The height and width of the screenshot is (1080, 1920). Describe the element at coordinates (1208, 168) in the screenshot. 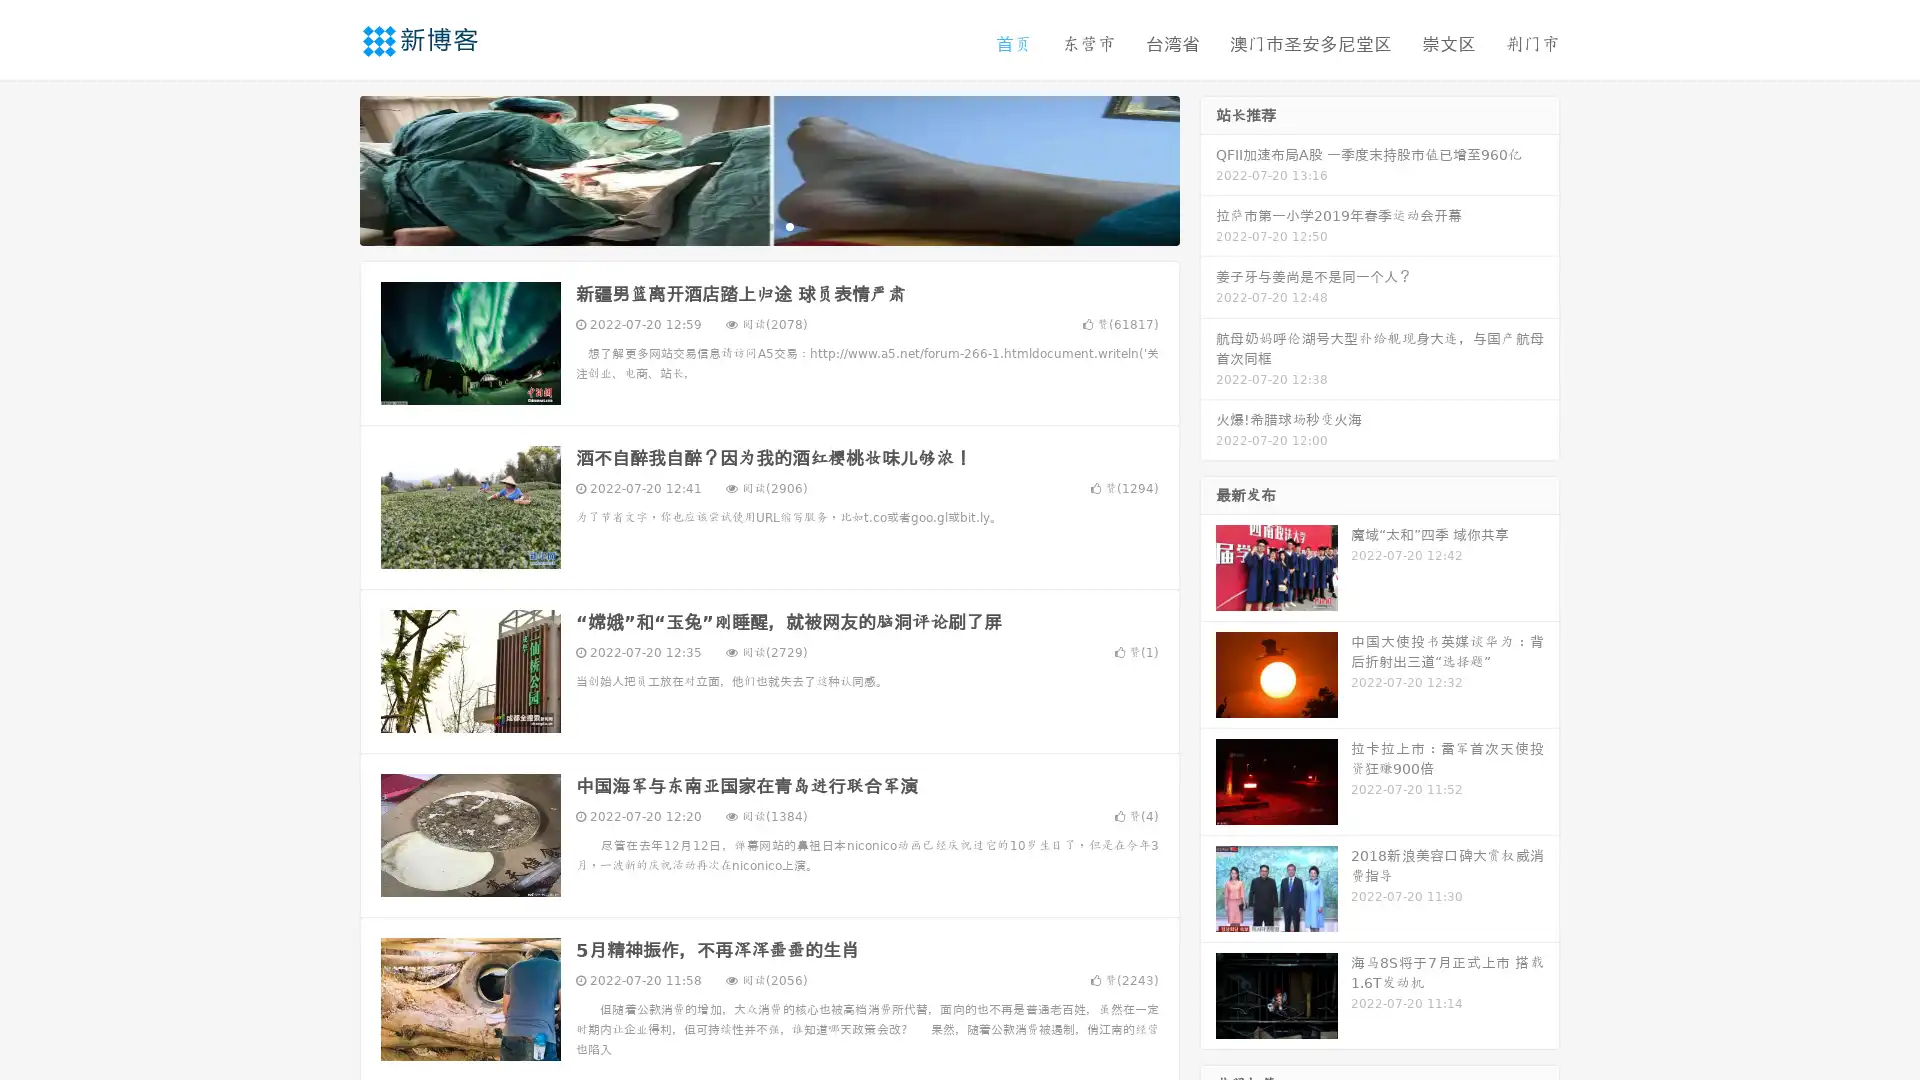

I see `Next slide` at that location.